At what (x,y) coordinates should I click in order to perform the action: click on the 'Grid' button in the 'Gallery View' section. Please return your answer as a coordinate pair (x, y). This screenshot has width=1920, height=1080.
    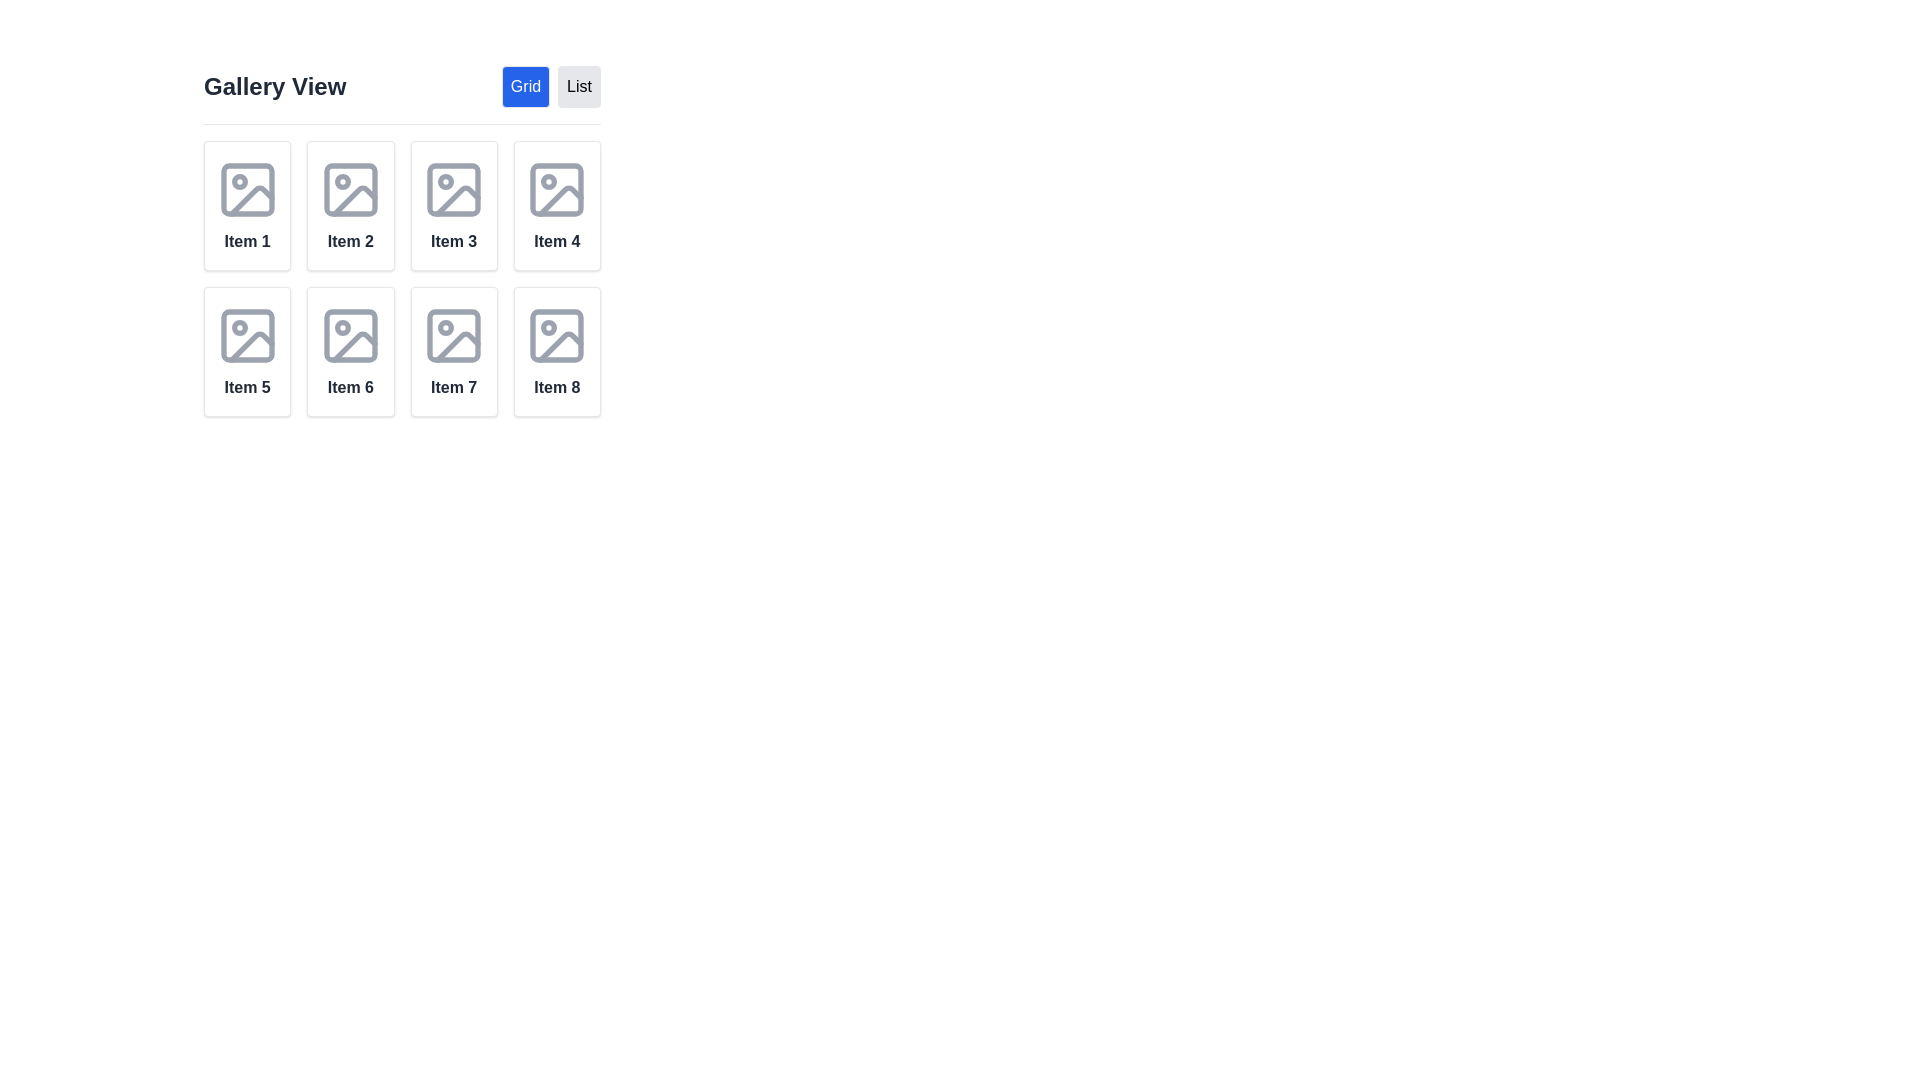
    Looking at the image, I should click on (401, 95).